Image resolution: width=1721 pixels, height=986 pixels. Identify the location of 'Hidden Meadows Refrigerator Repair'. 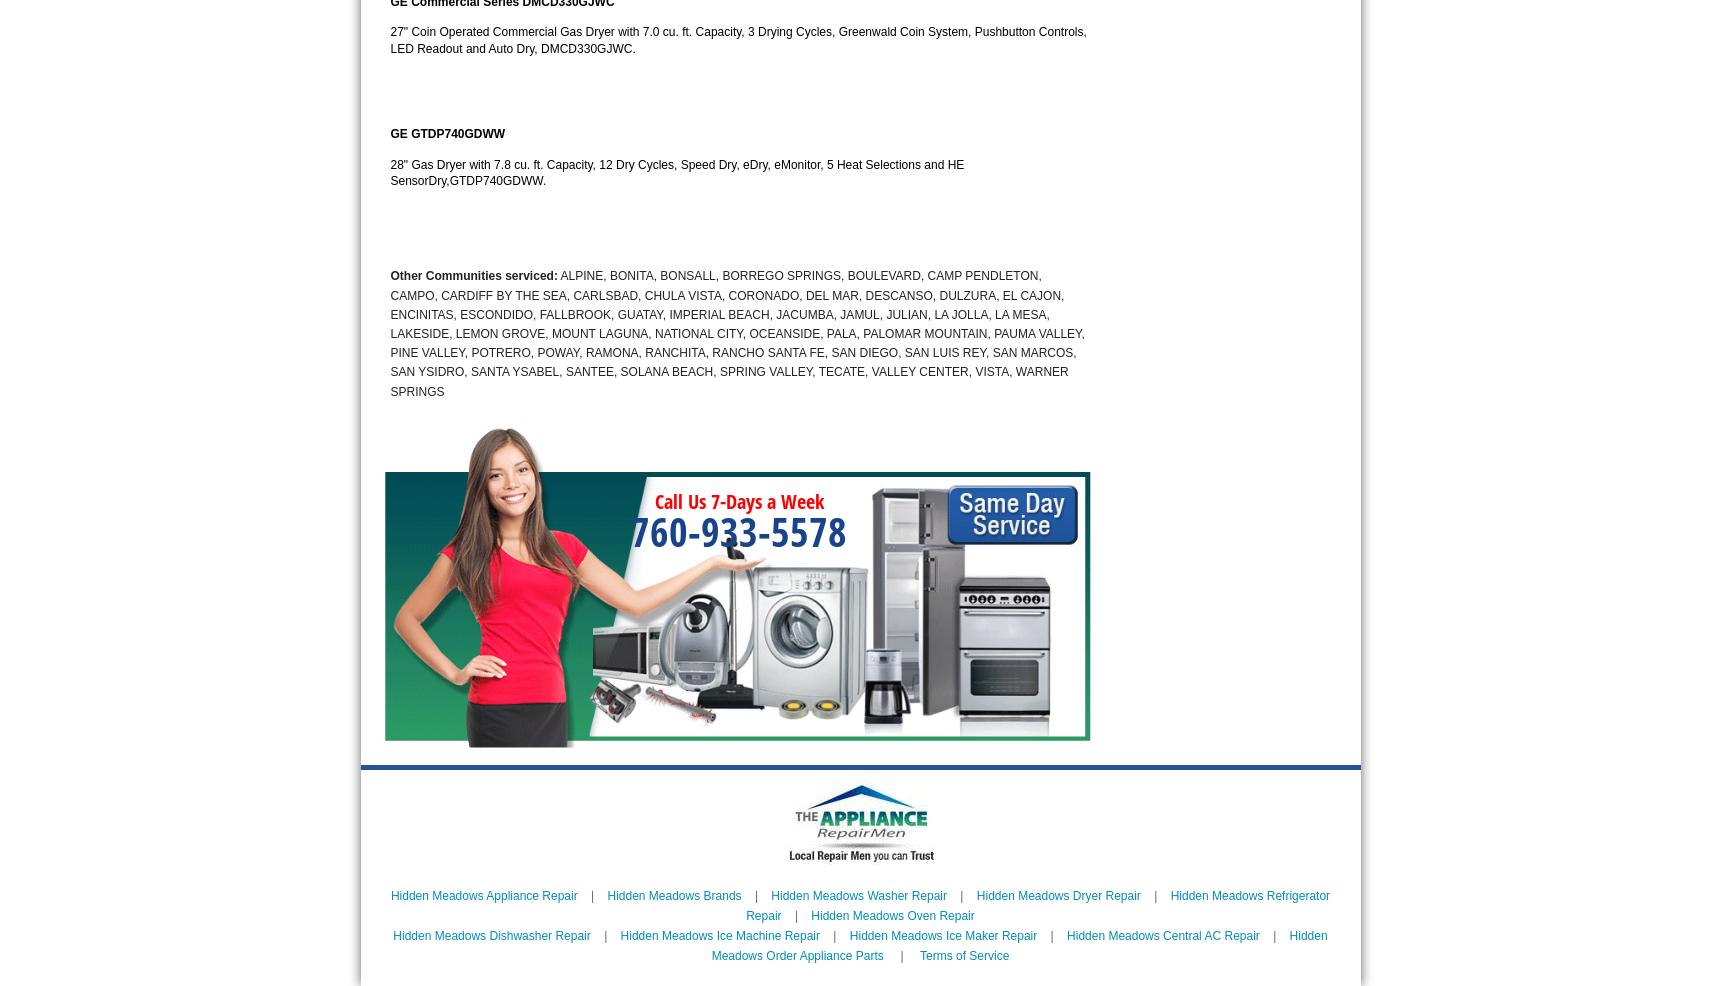
(1037, 903).